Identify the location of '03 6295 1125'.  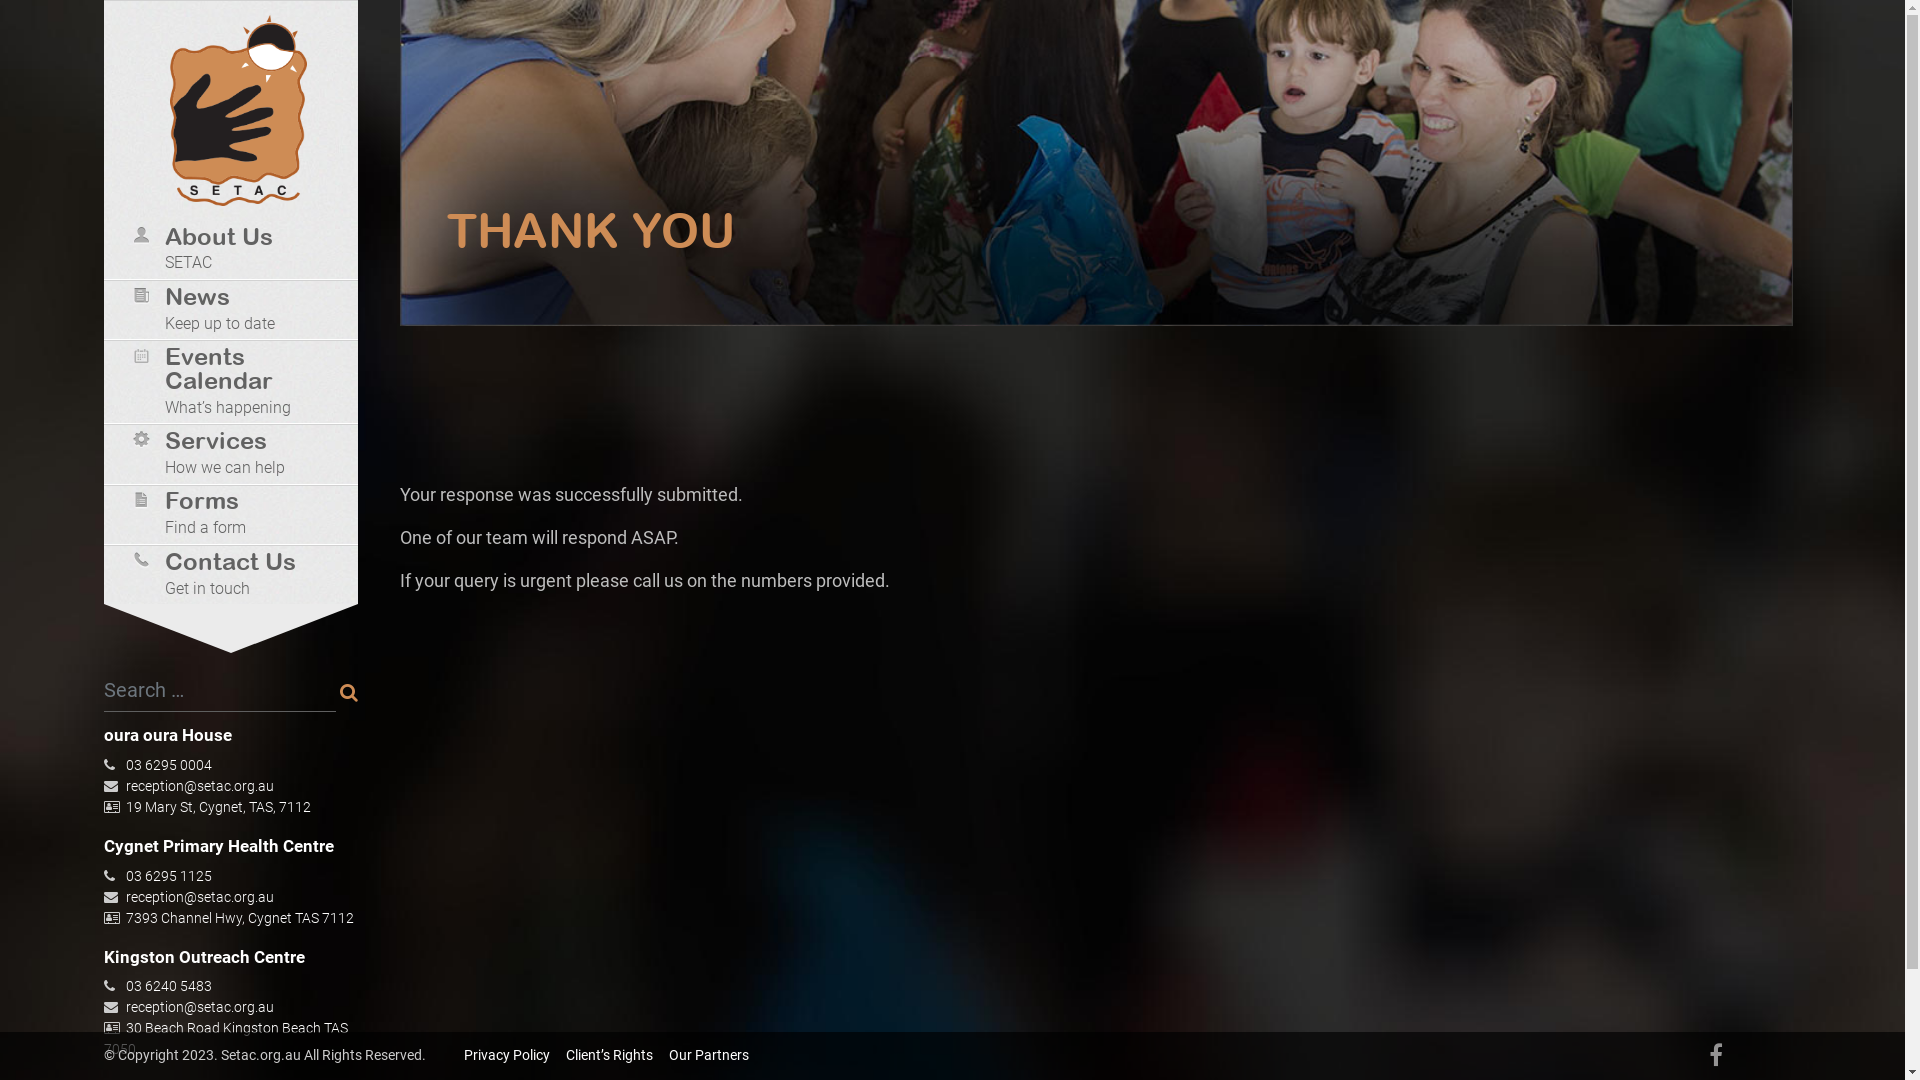
(168, 874).